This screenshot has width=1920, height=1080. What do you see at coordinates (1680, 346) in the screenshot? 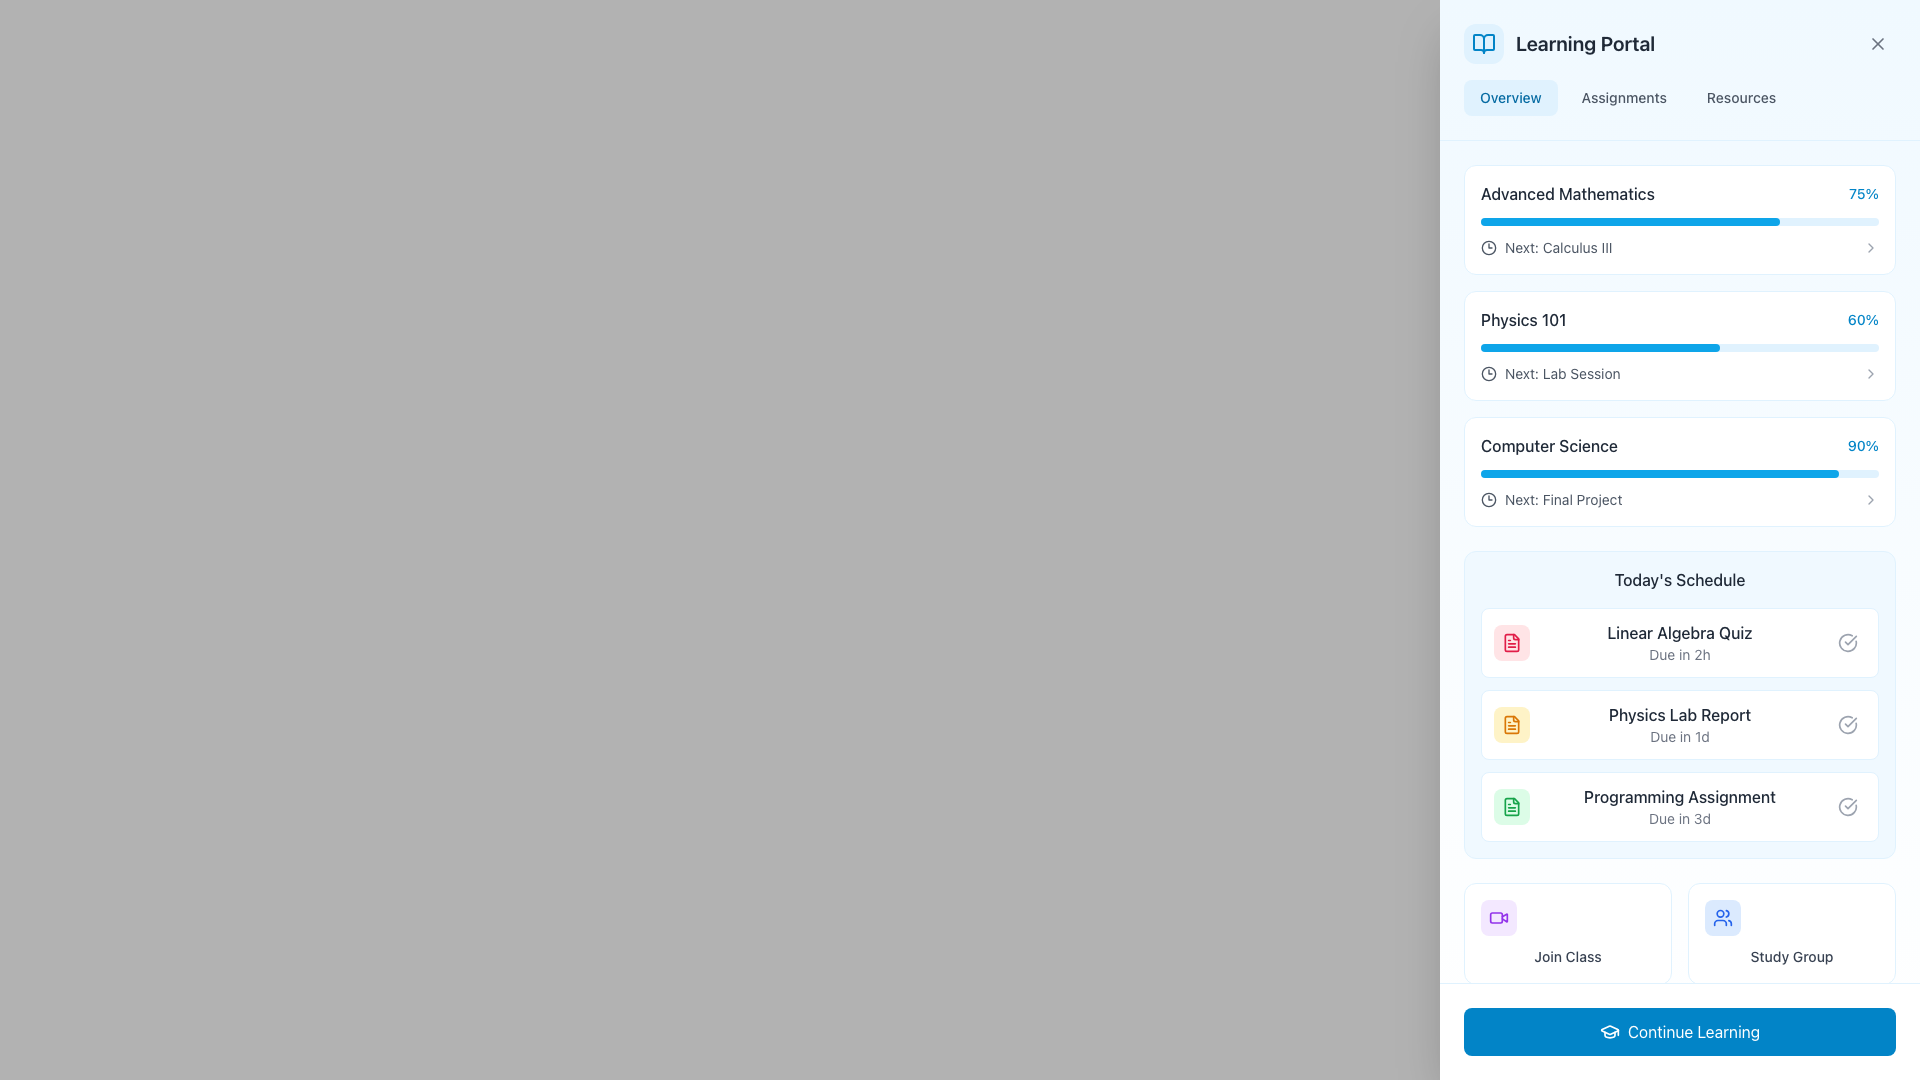
I see `the horizontal thin progress bar with a light blue background indicating 60% progress in the 'Physics 101' section` at bounding box center [1680, 346].